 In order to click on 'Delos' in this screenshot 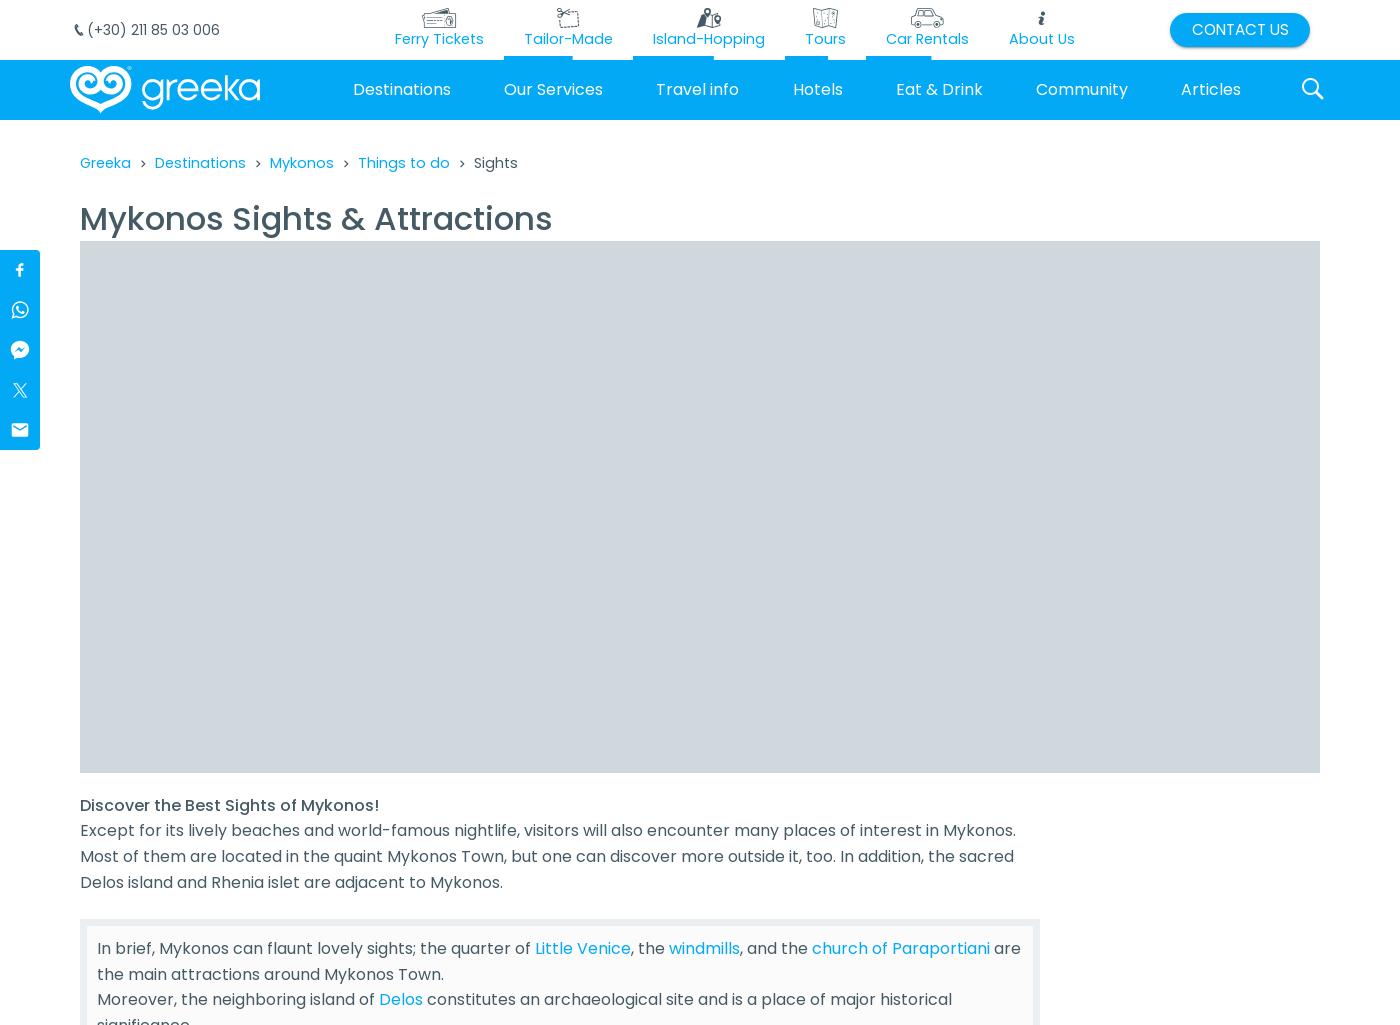, I will do `click(378, 998)`.